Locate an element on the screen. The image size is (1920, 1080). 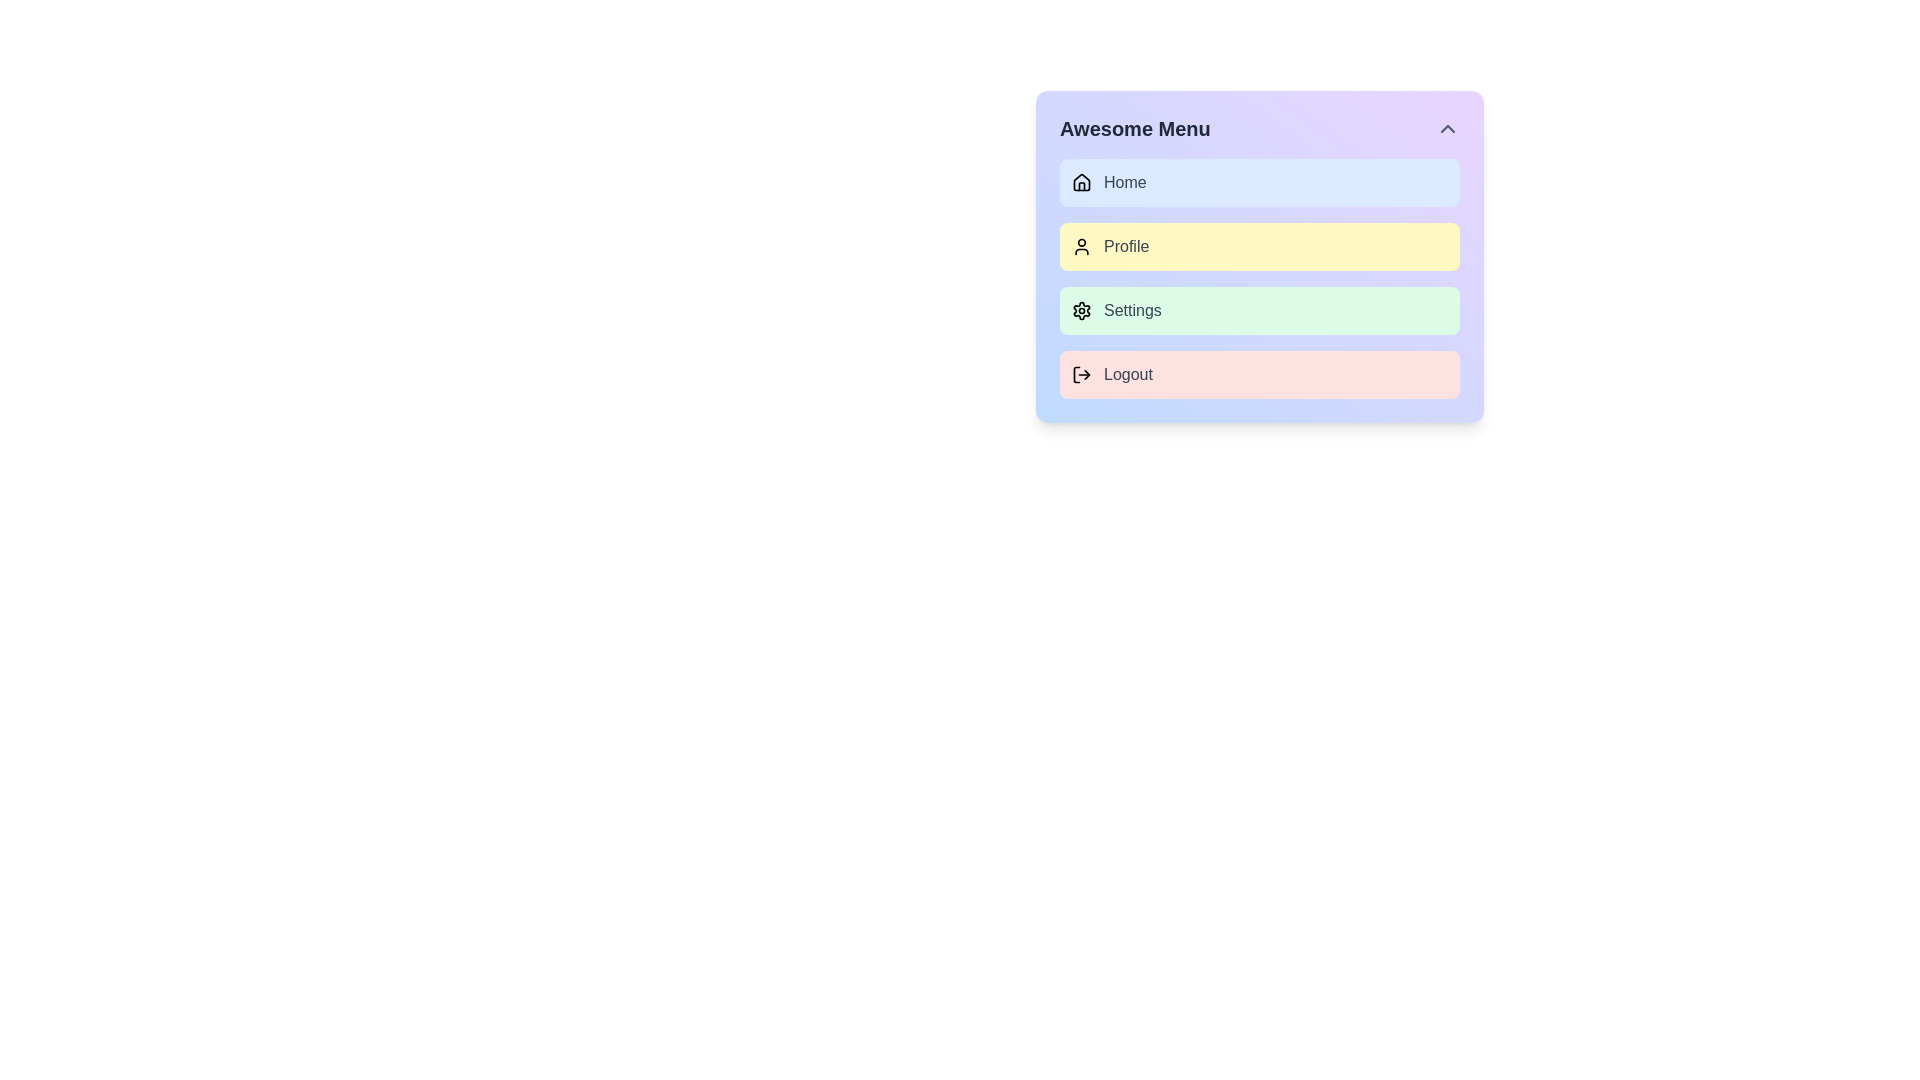
the 'Profile' button, which is the second item in the vertical menu is located at coordinates (1258, 245).